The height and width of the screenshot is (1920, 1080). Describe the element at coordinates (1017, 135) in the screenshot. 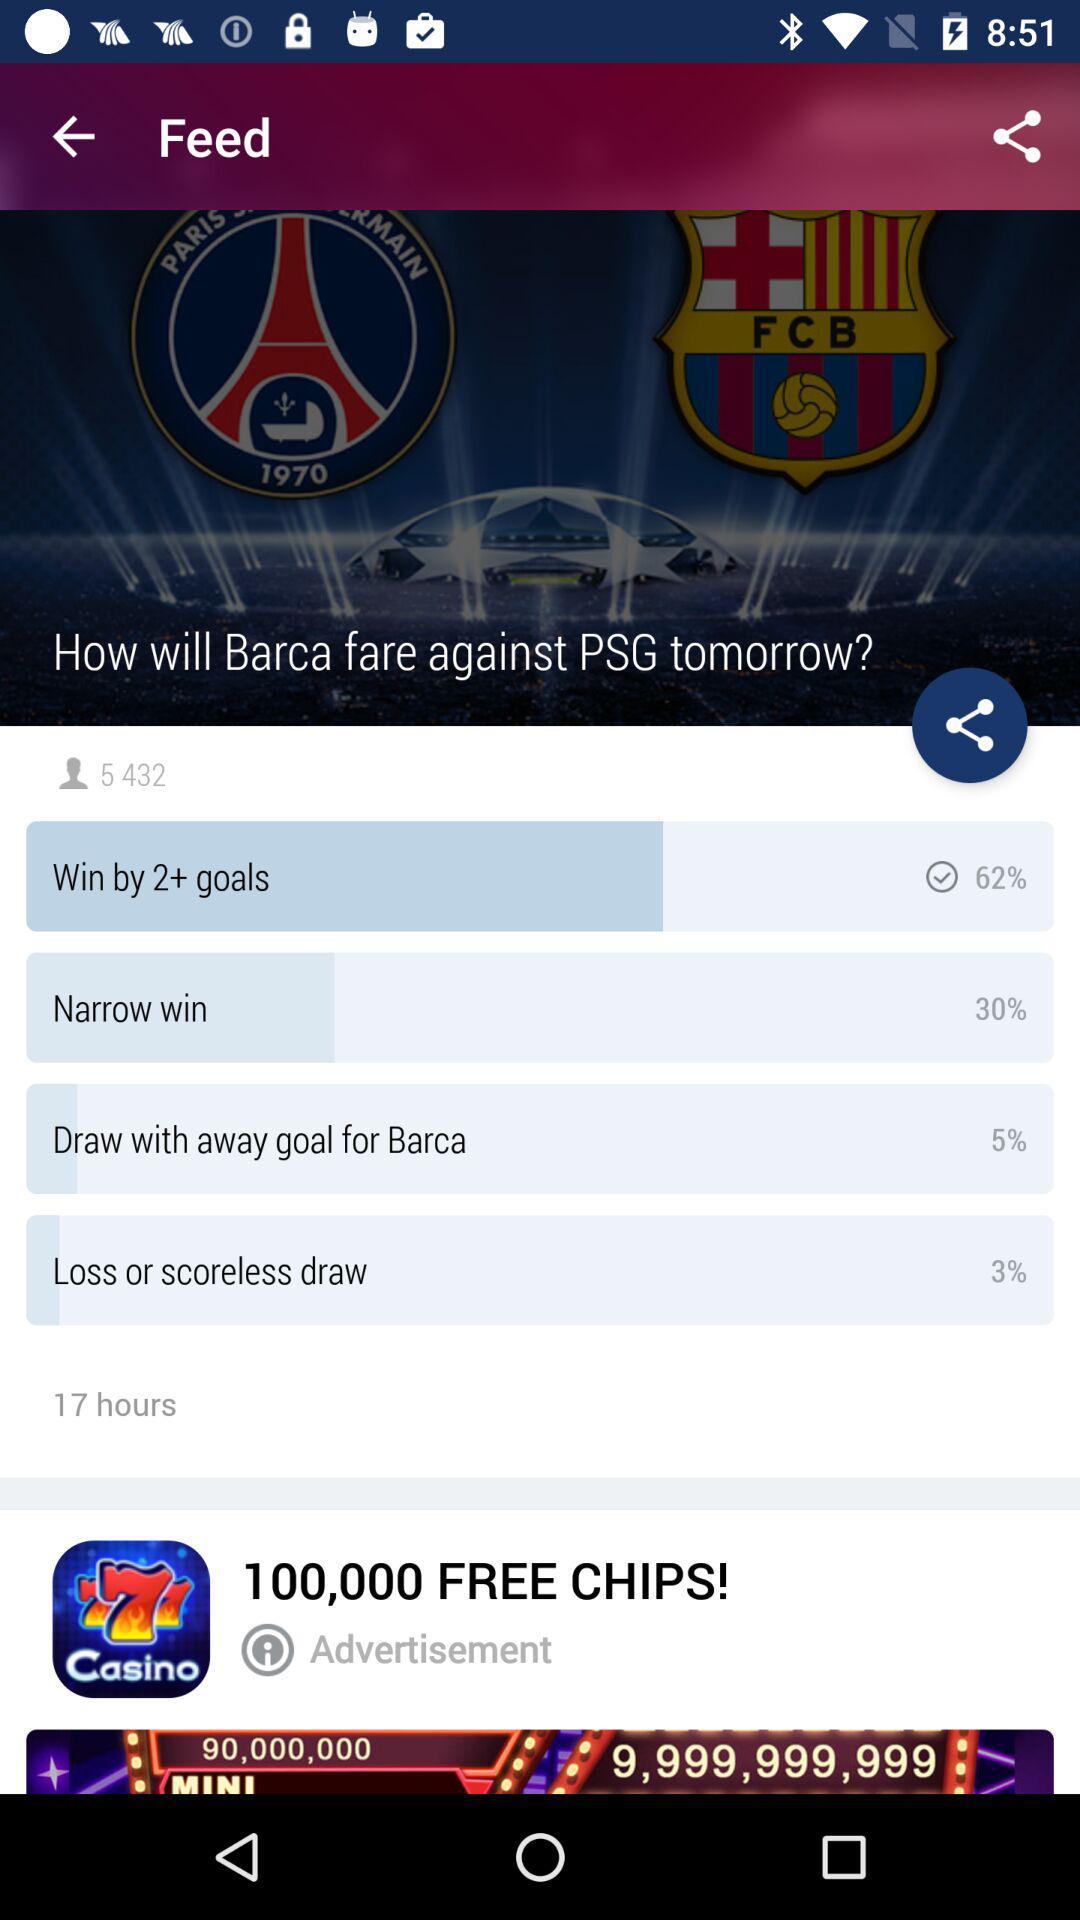

I see `share the content` at that location.